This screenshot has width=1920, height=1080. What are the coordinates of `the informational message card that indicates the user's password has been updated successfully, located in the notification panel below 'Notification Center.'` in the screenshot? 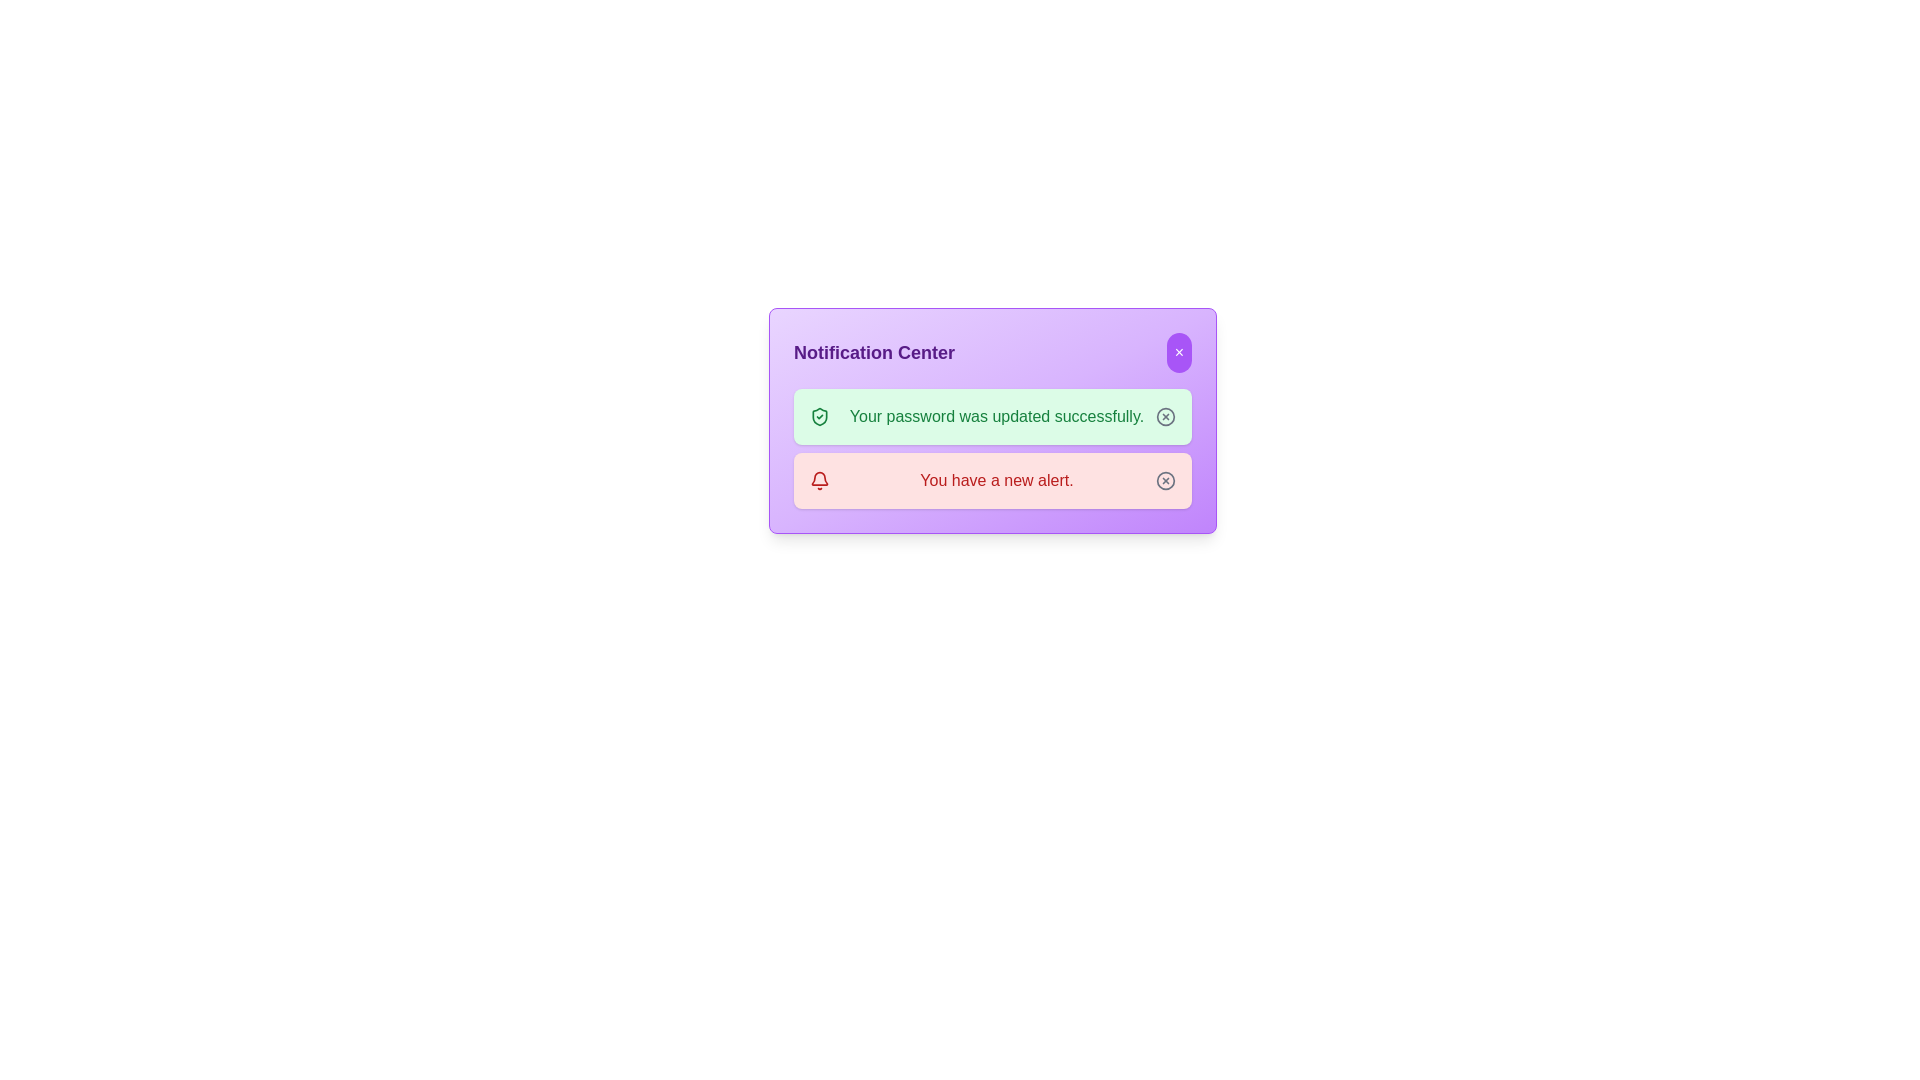 It's located at (993, 415).